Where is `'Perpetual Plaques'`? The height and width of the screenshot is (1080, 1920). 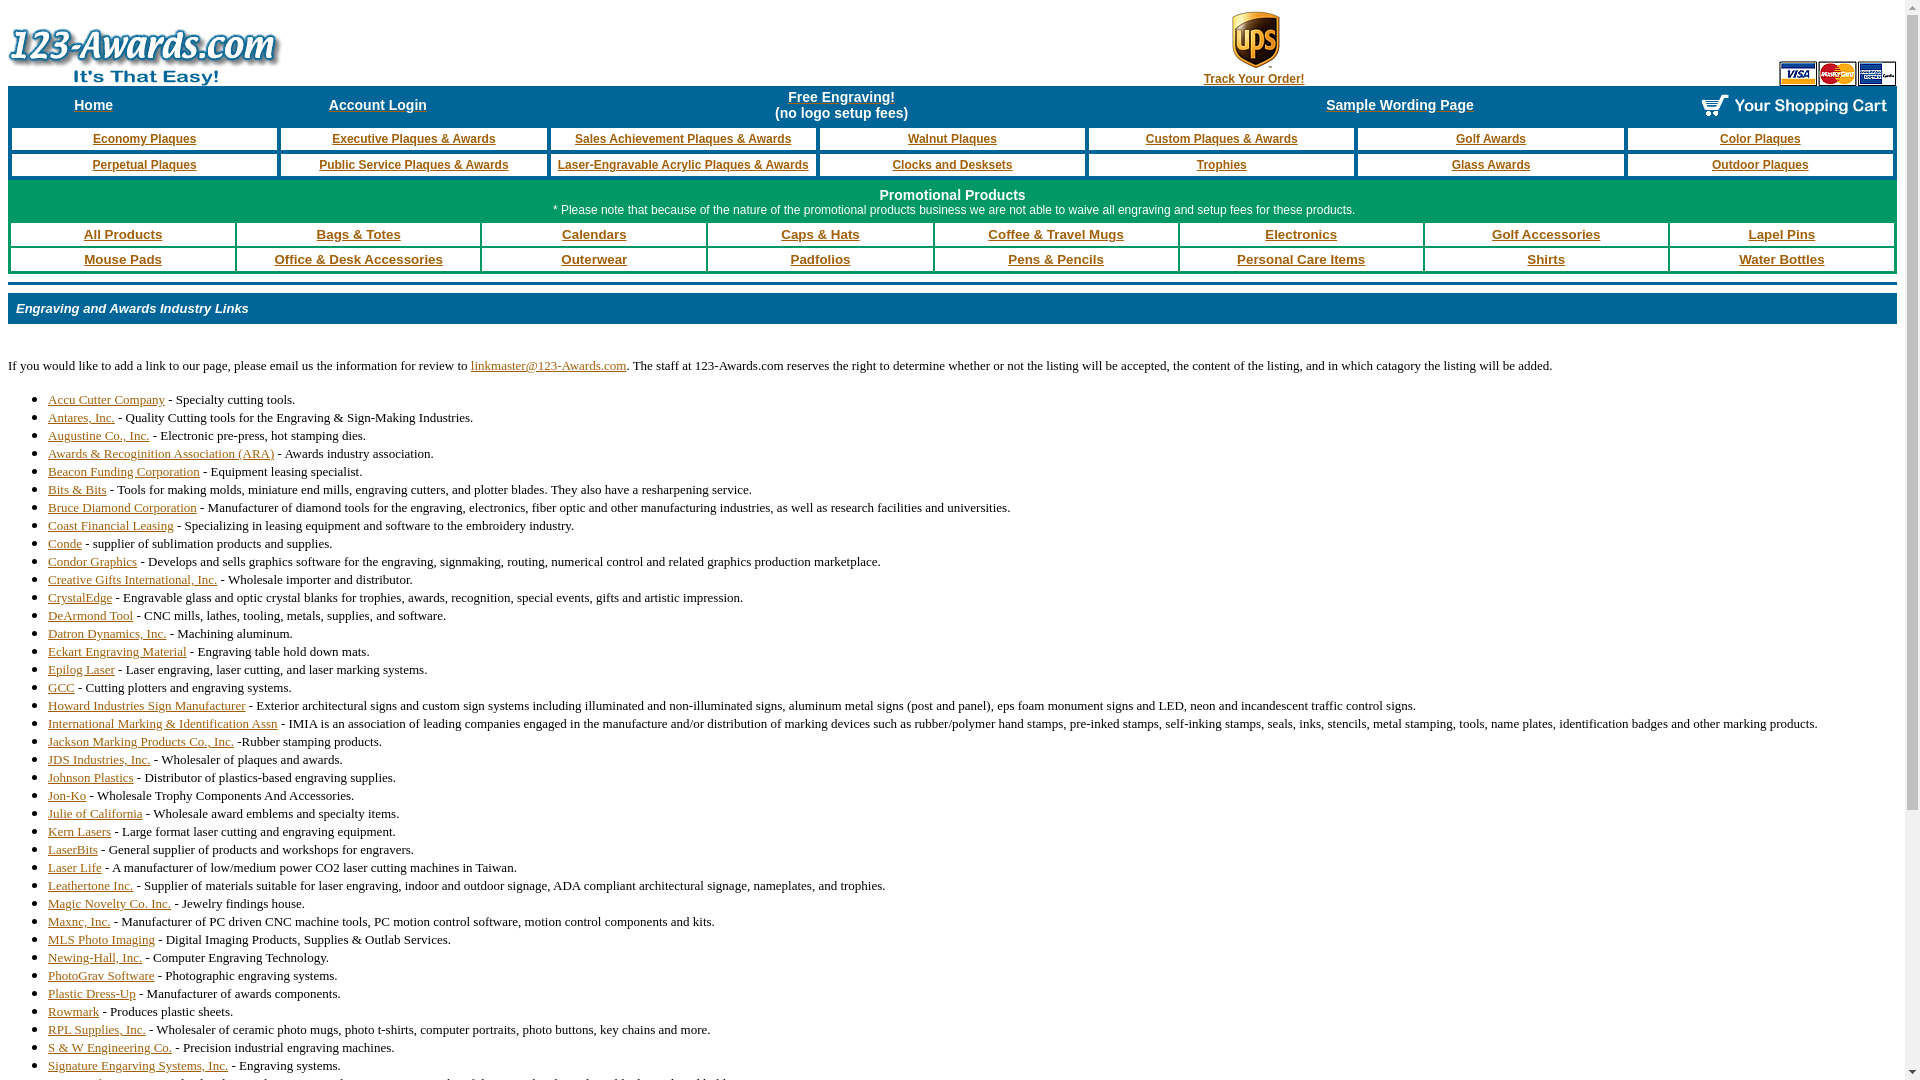 'Perpetual Plaques' is located at coordinates (143, 164).